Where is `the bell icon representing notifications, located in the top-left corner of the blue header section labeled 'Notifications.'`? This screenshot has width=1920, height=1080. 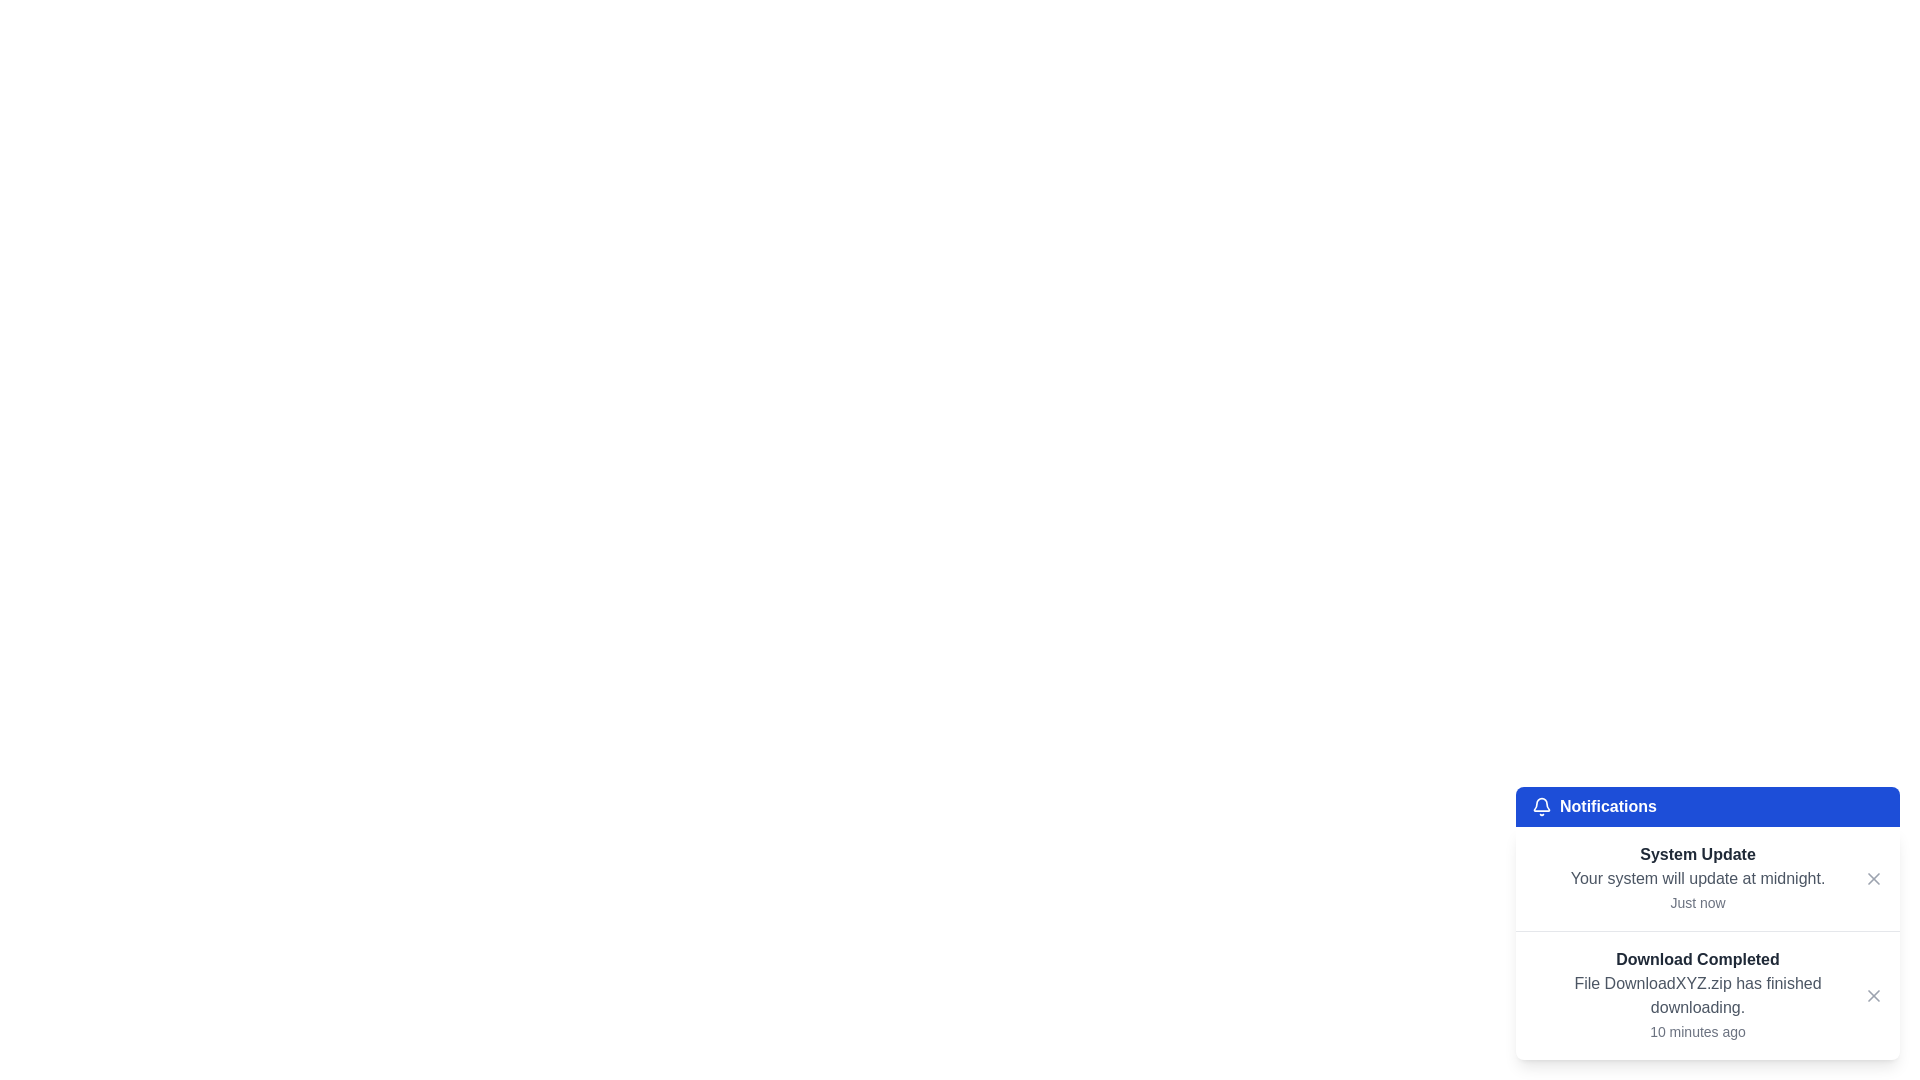 the bell icon representing notifications, located in the top-left corner of the blue header section labeled 'Notifications.' is located at coordinates (1540, 805).